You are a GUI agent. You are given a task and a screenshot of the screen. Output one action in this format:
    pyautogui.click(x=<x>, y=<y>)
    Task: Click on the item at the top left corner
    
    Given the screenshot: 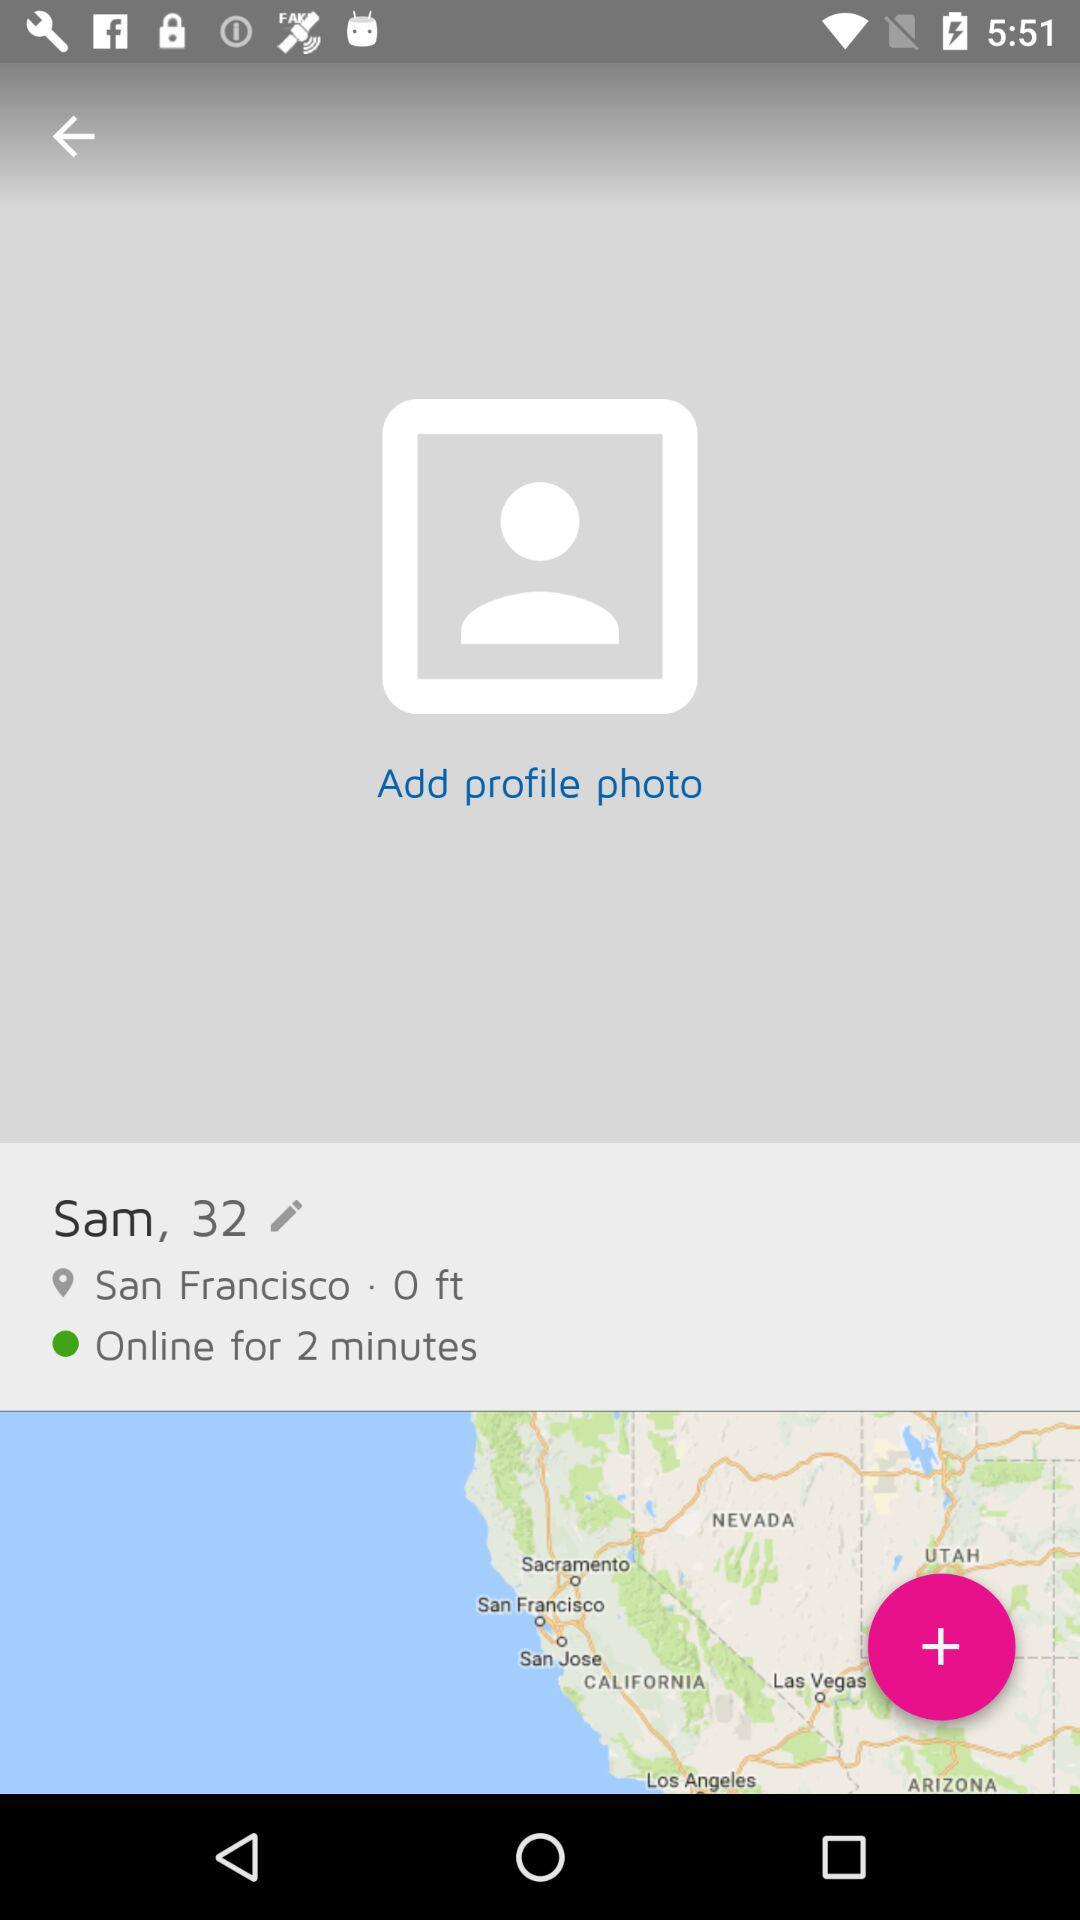 What is the action you would take?
    pyautogui.click(x=72, y=135)
    